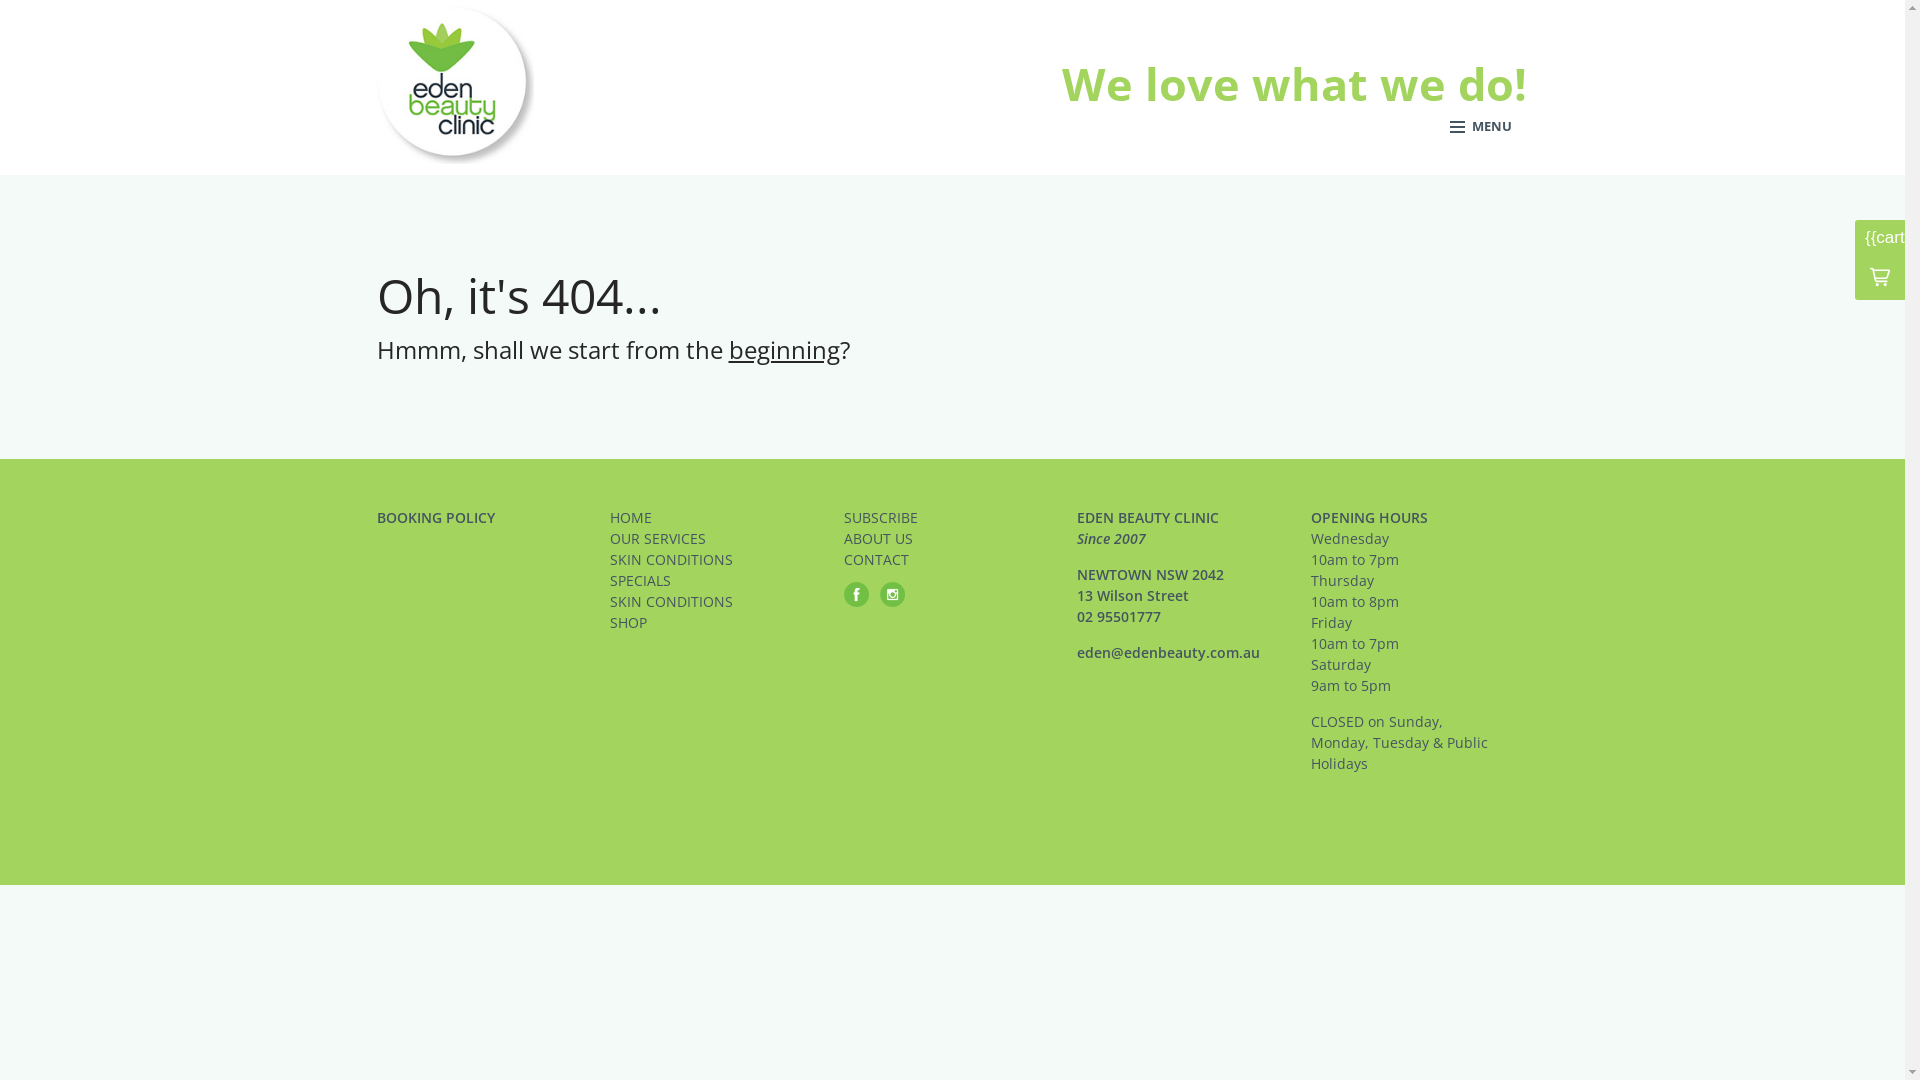 This screenshot has width=1920, height=1080. Describe the element at coordinates (844, 516) in the screenshot. I see `'SUBSCRIBE'` at that location.